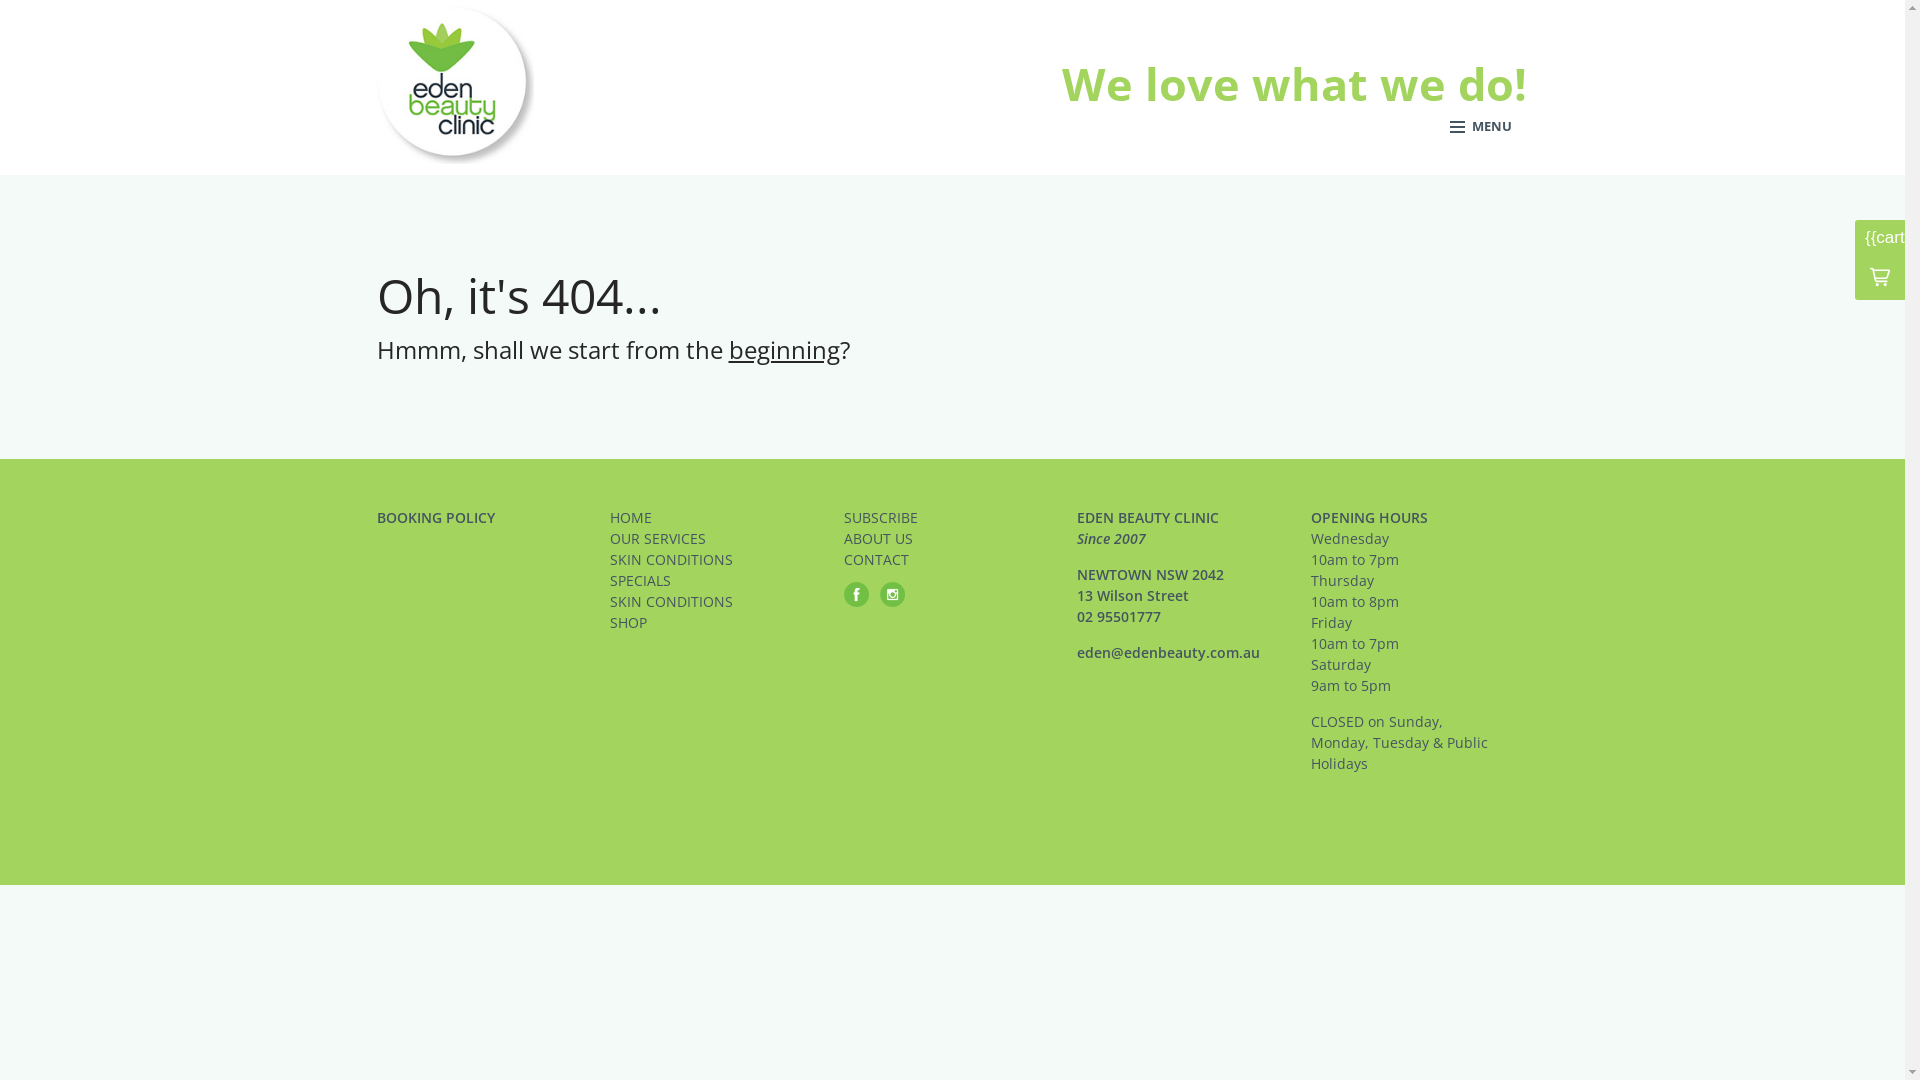 This screenshot has width=1920, height=1080. Describe the element at coordinates (844, 516) in the screenshot. I see `'SUBSCRIBE'` at that location.